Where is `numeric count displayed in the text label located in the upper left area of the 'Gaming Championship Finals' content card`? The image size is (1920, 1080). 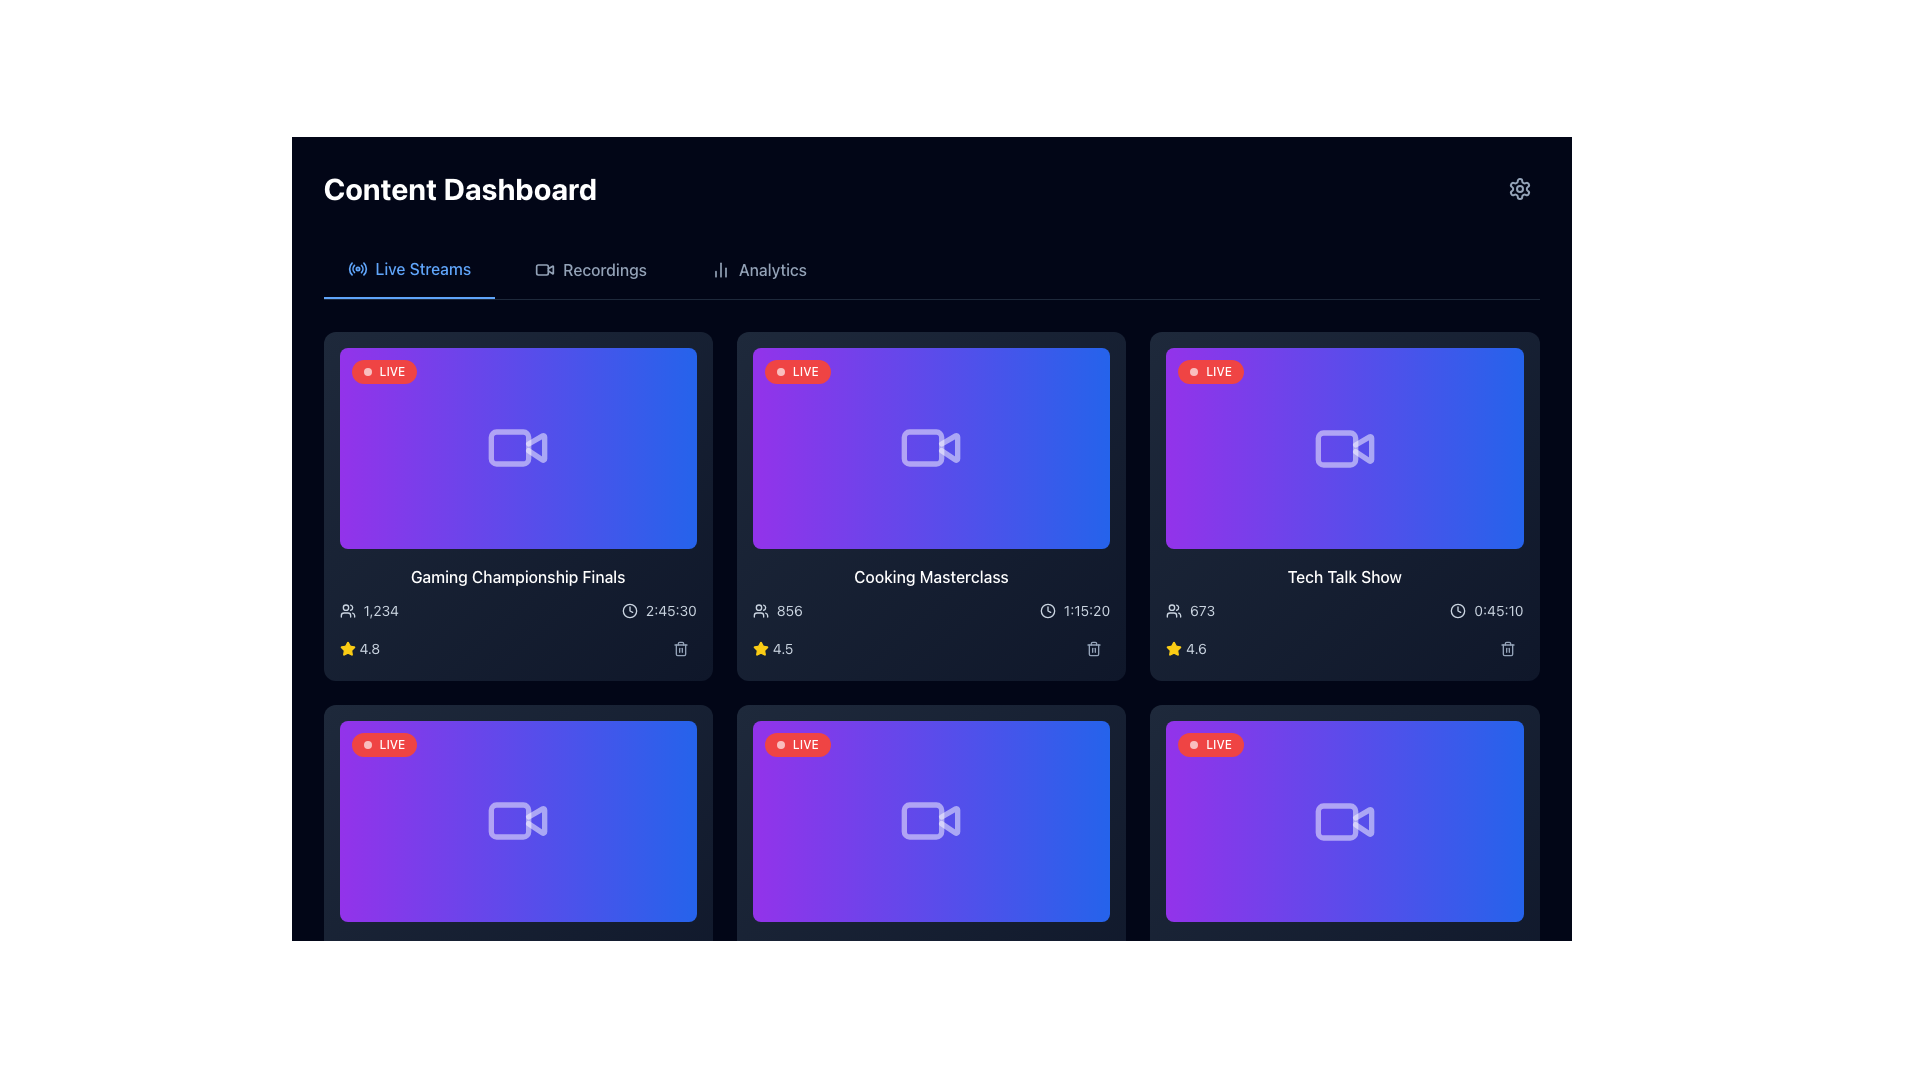 numeric count displayed in the text label located in the upper left area of the 'Gaming Championship Finals' content card is located at coordinates (369, 609).